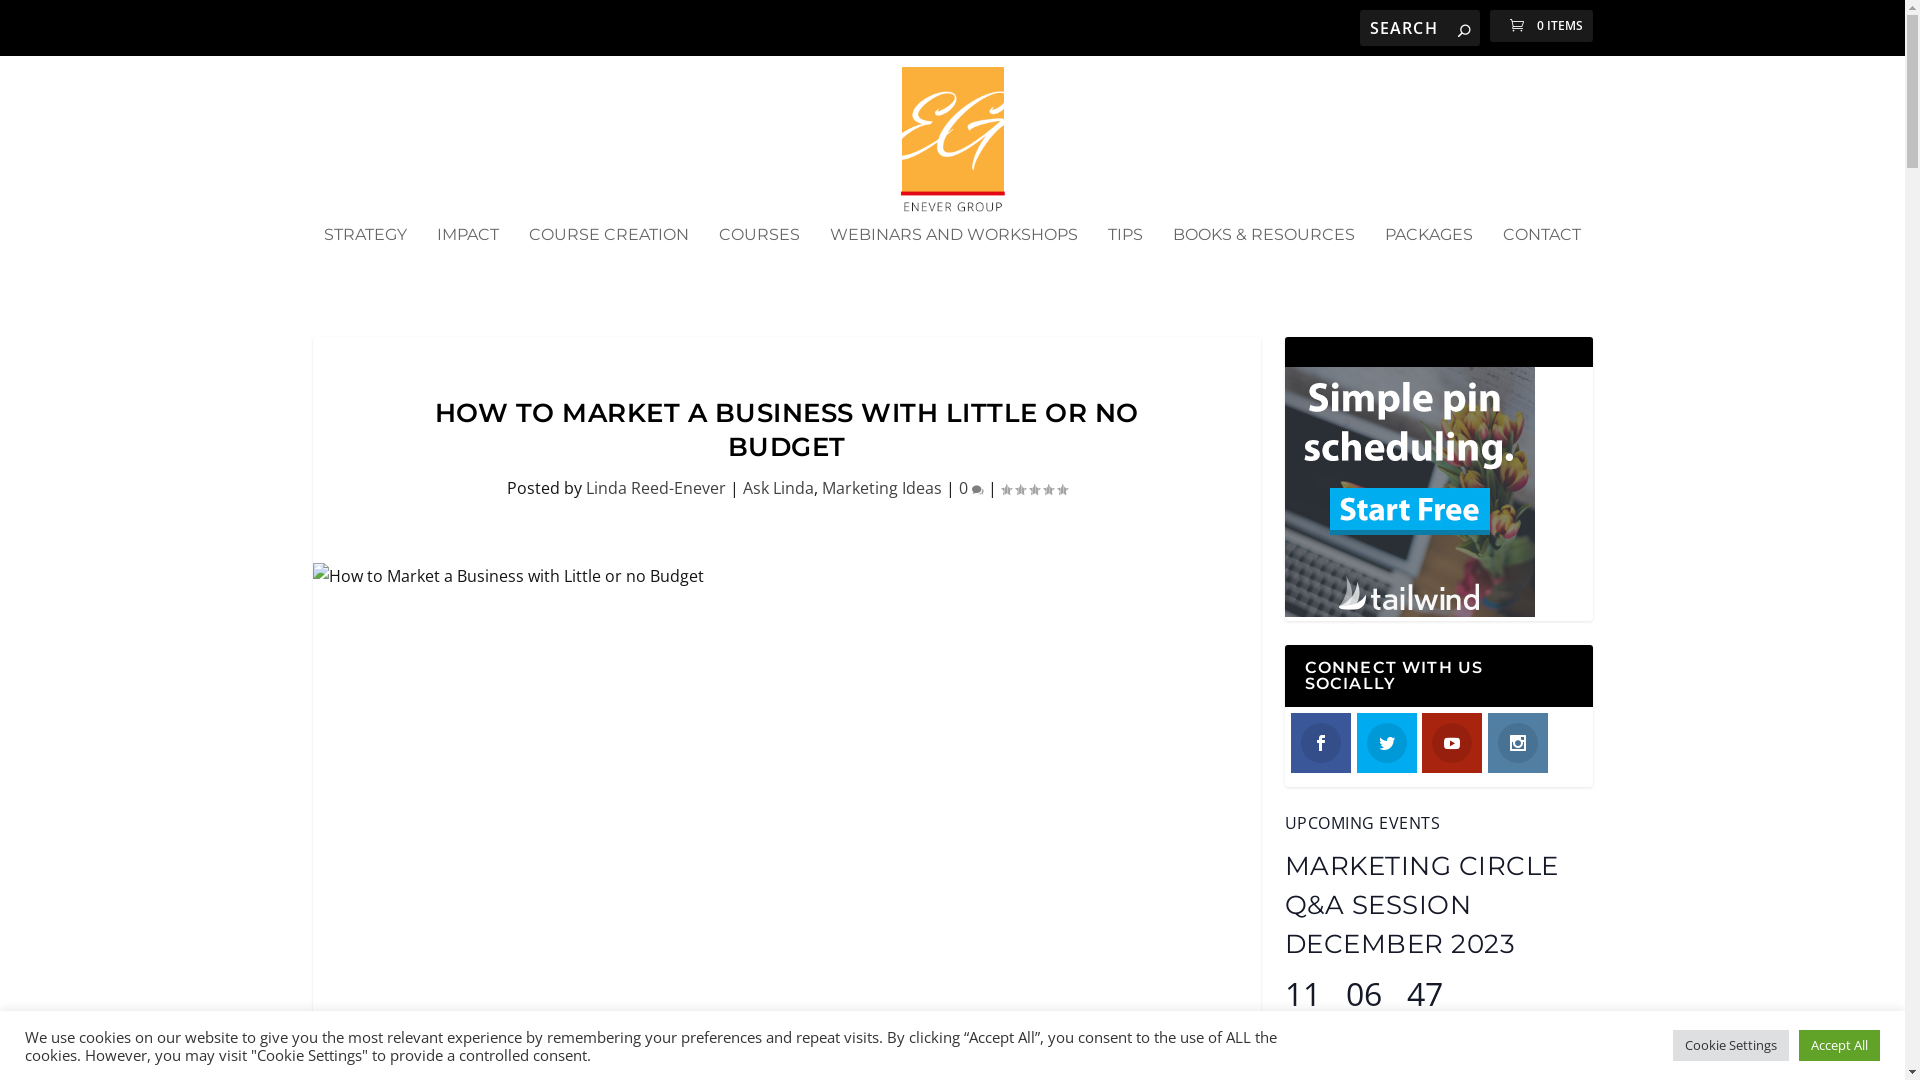  Describe the element at coordinates (881, 488) in the screenshot. I see `'Marketing Ideas'` at that location.